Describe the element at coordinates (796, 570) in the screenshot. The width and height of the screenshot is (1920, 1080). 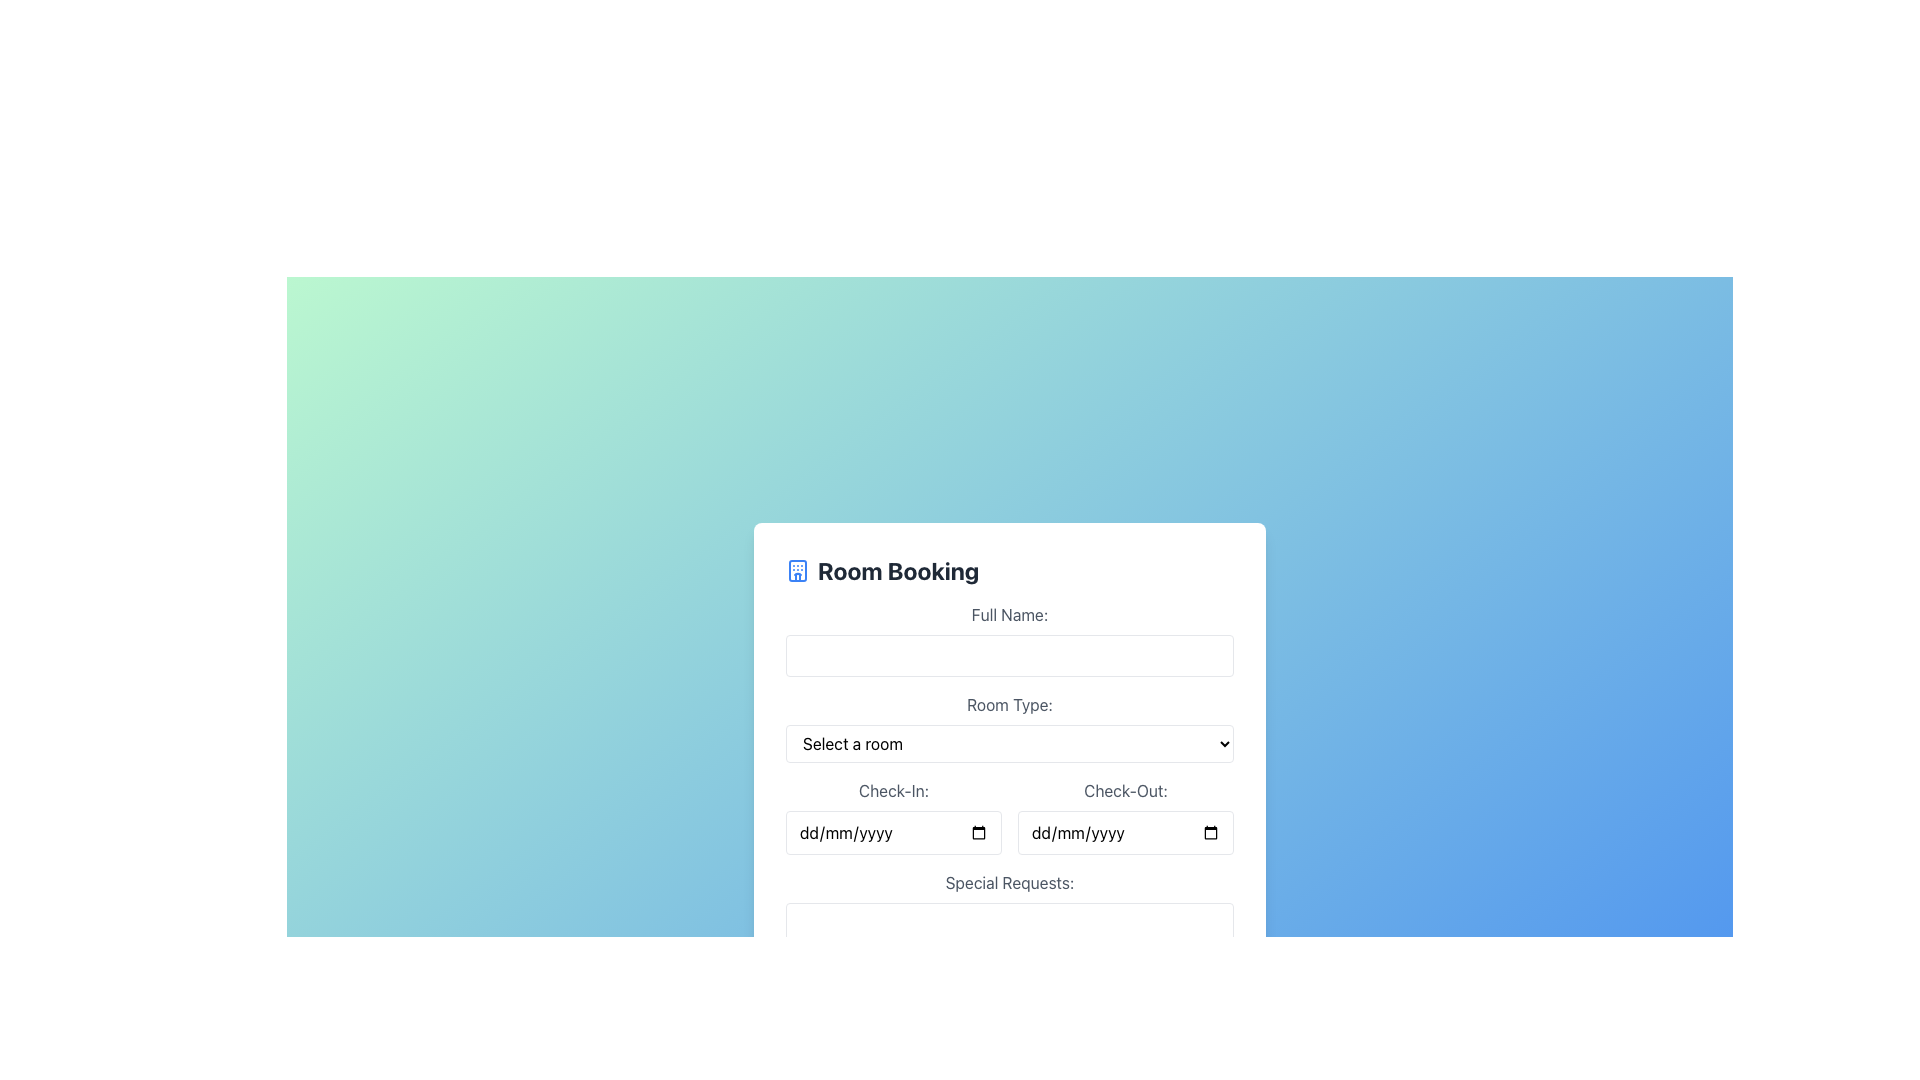
I see `the central SVG rectangle in the header labeled 'Room Booking', which serves a decorative and symbolic purpose` at that location.